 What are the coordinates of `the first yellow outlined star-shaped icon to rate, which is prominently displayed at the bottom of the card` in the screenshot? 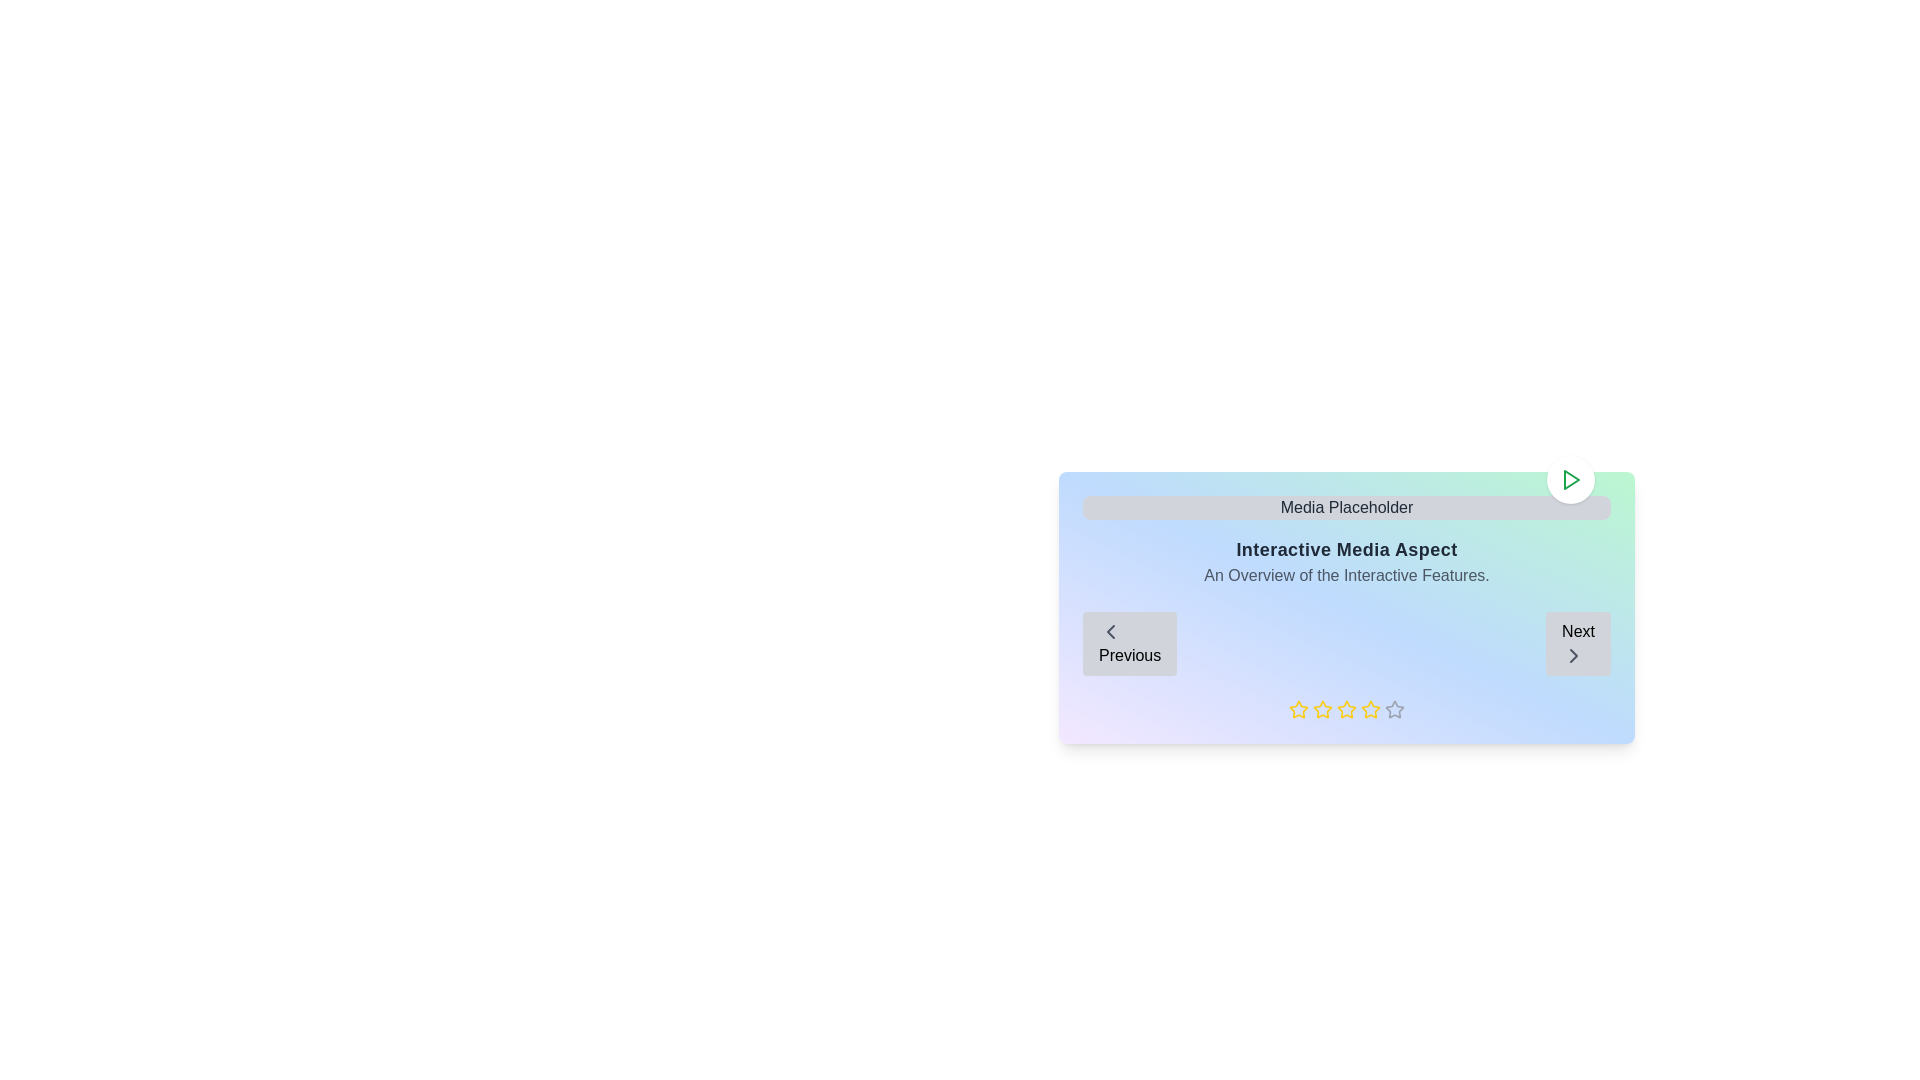 It's located at (1297, 708).